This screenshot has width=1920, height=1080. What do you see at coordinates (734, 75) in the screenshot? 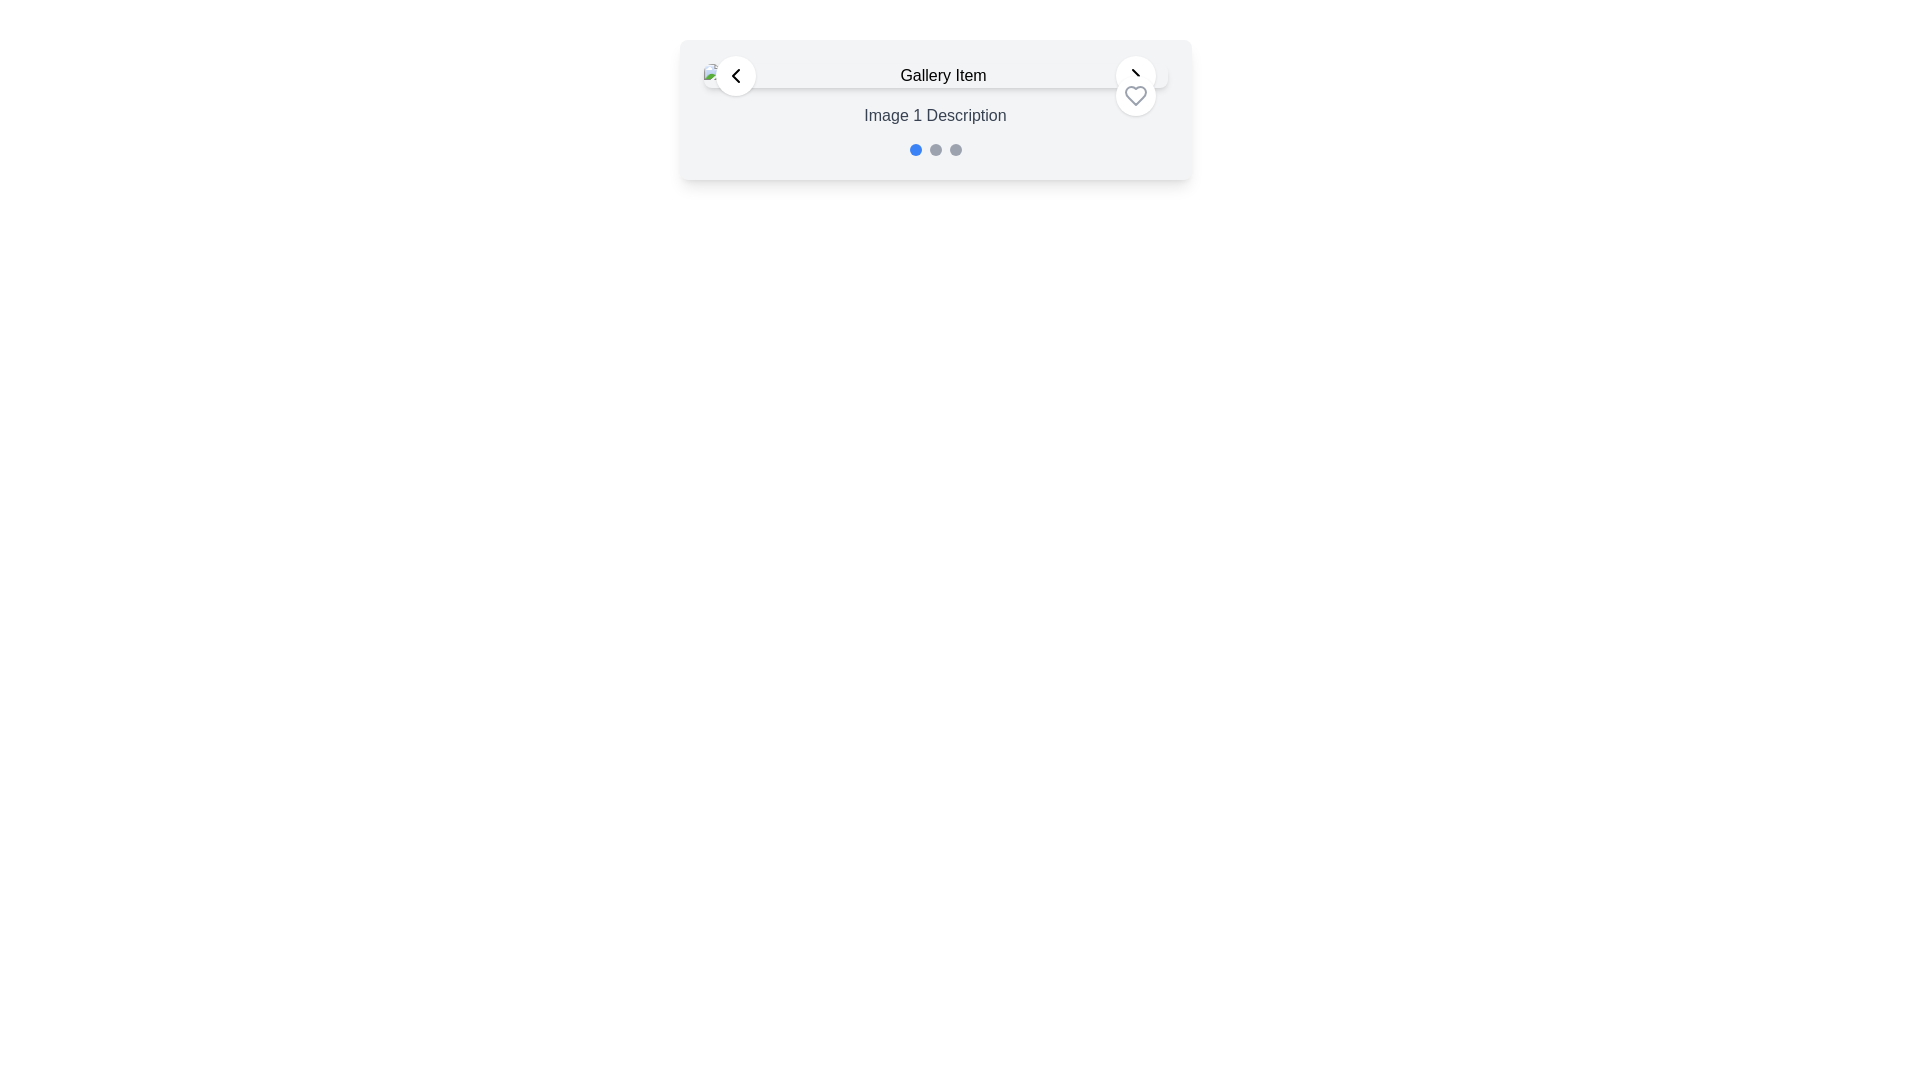
I see `the navigation button located to the left of the title 'Gallery Item'` at bounding box center [734, 75].